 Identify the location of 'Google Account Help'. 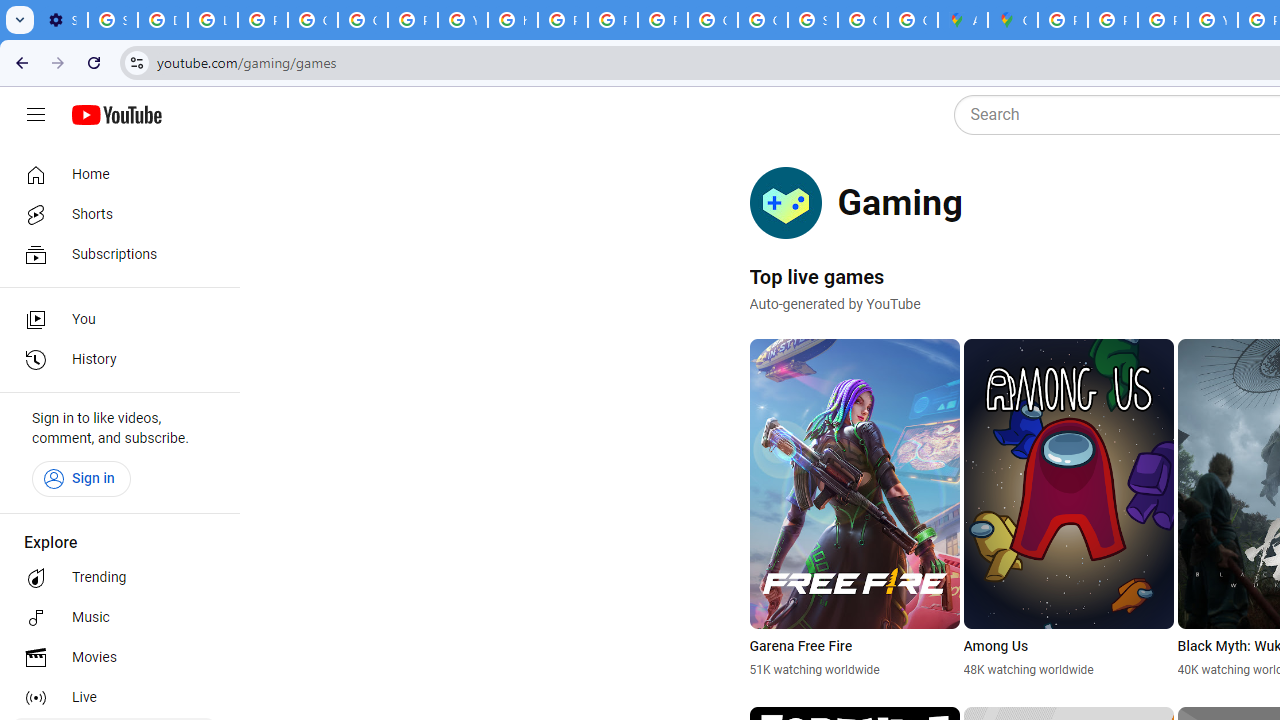
(311, 20).